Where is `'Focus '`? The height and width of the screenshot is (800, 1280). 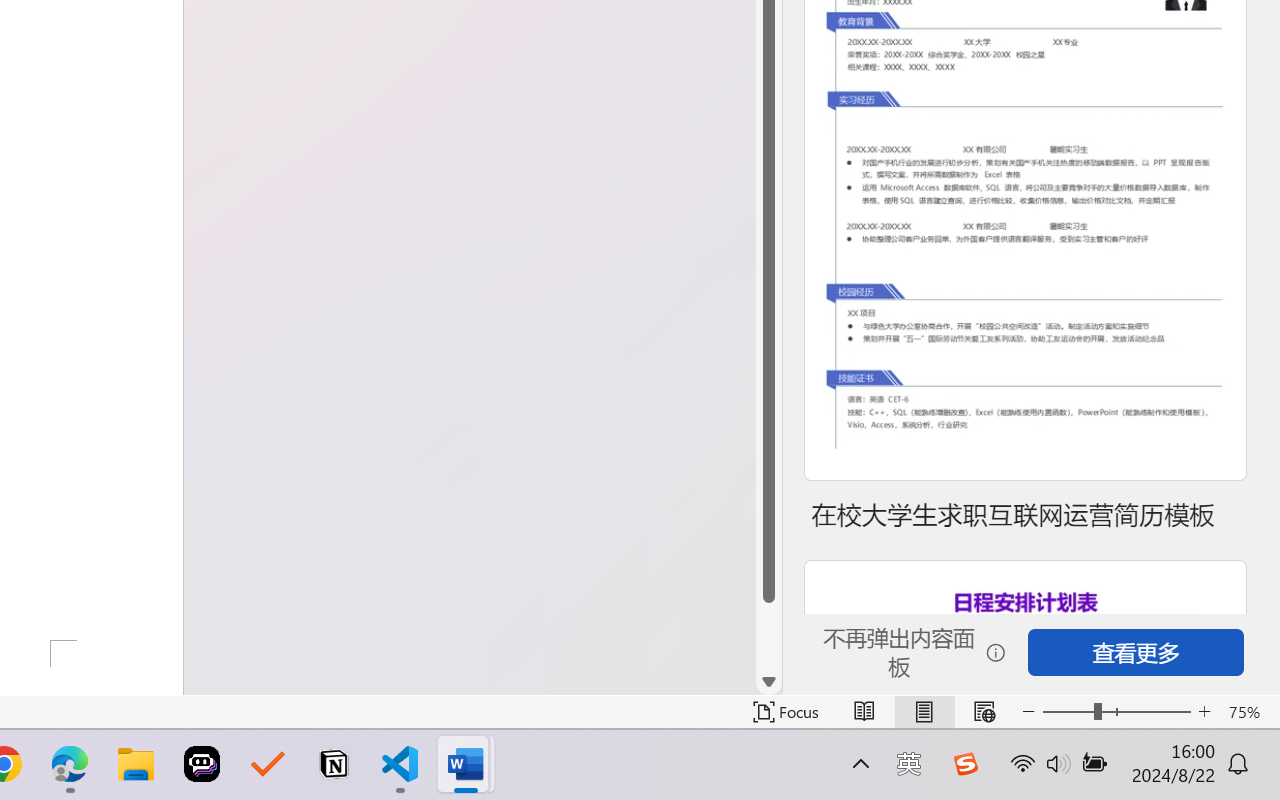 'Focus ' is located at coordinates (785, 711).